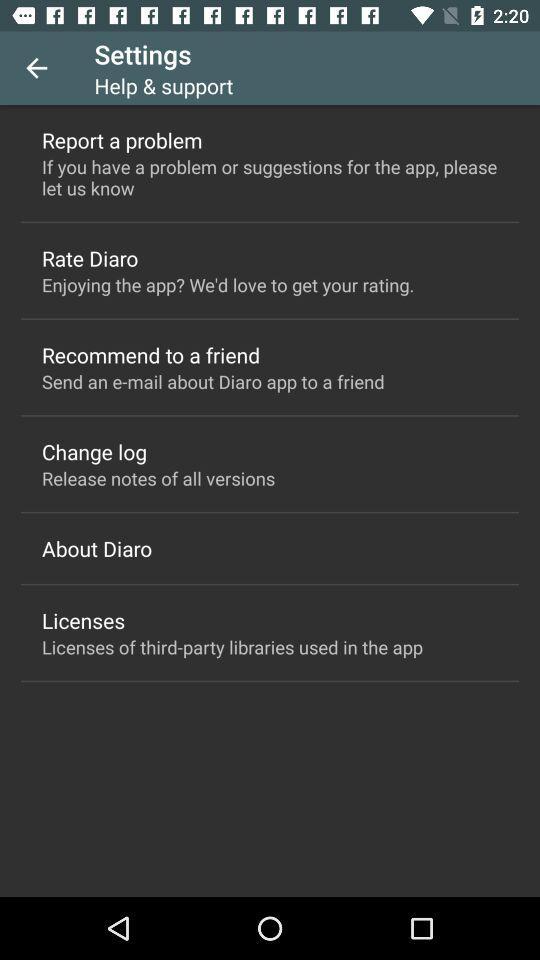 This screenshot has width=540, height=960. Describe the element at coordinates (270, 176) in the screenshot. I see `item above rate diaro` at that location.